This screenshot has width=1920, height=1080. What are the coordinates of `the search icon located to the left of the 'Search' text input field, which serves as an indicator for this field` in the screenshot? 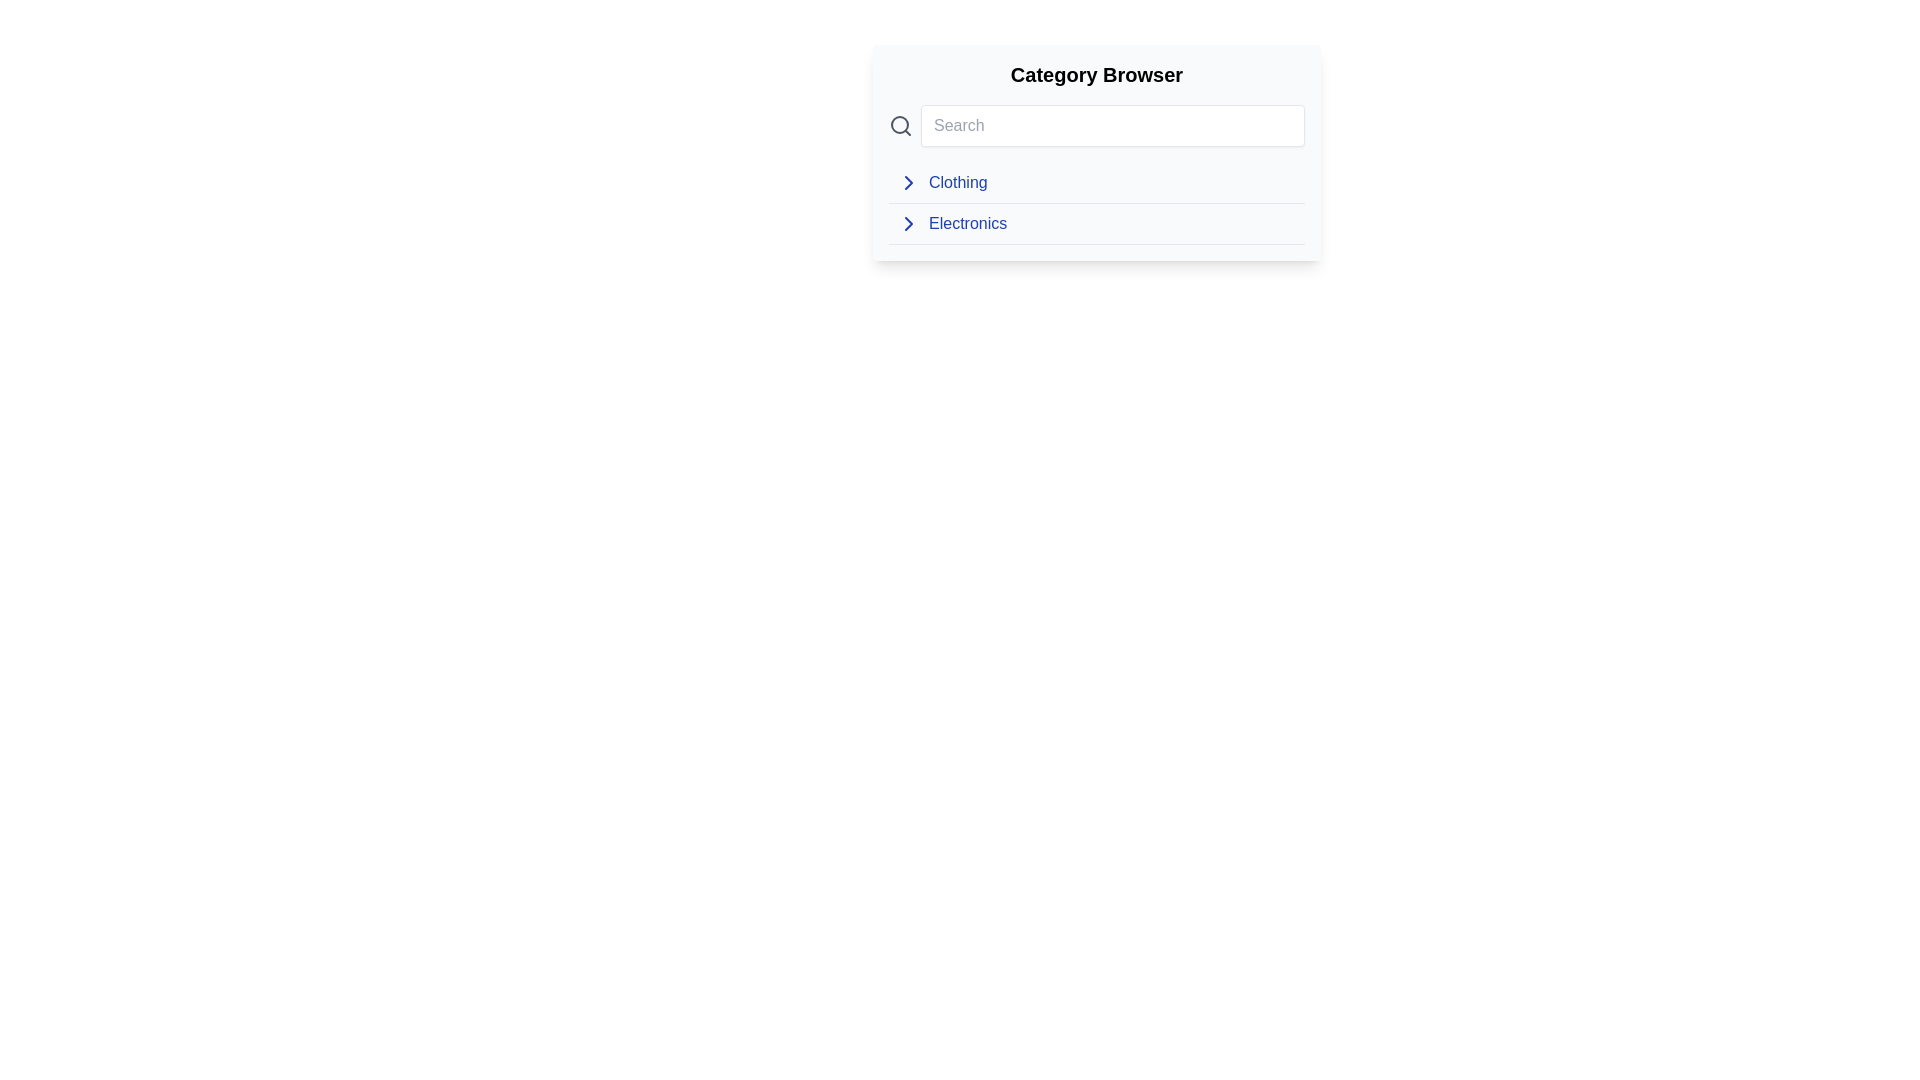 It's located at (900, 126).